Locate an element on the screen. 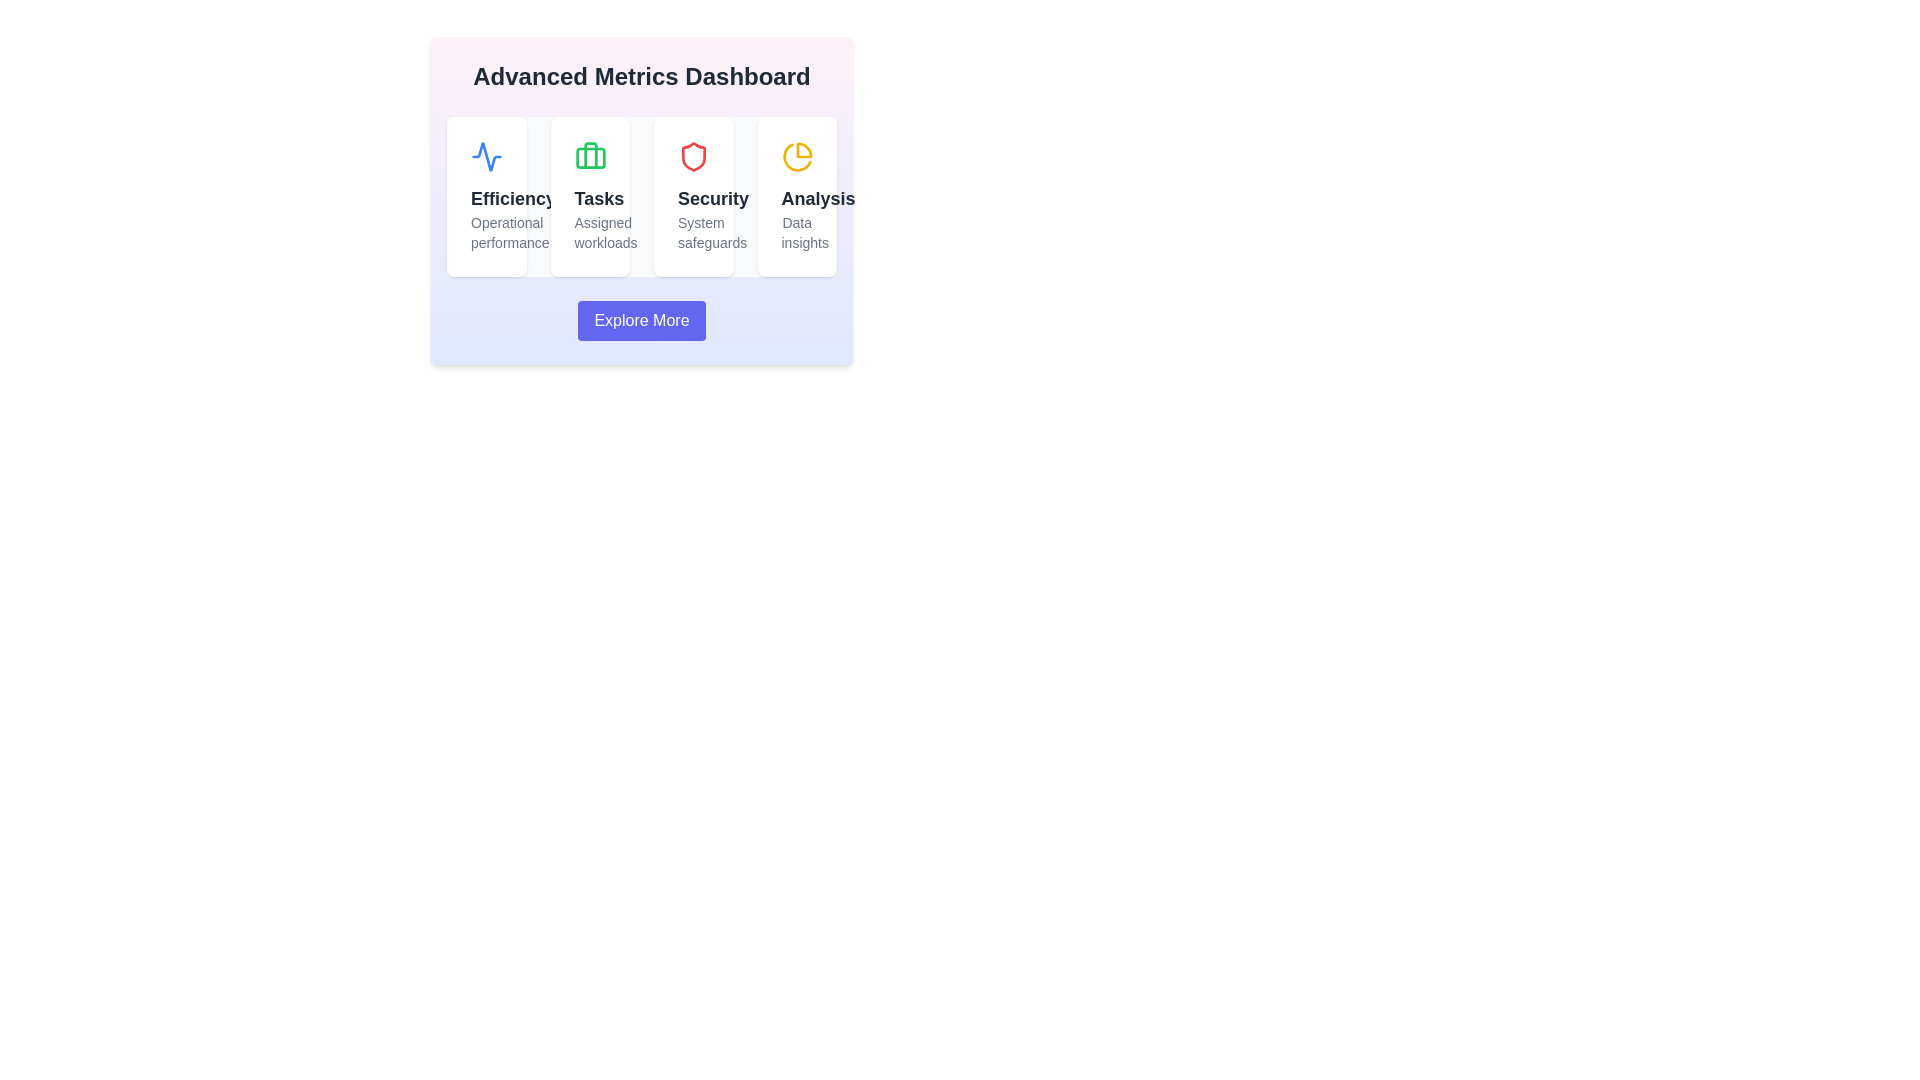 The image size is (1920, 1080). the small text label that contains the phrase 'Operational performance', which is styled in gray and positioned below the bold title 'Efficiency' within a white card is located at coordinates (486, 231).